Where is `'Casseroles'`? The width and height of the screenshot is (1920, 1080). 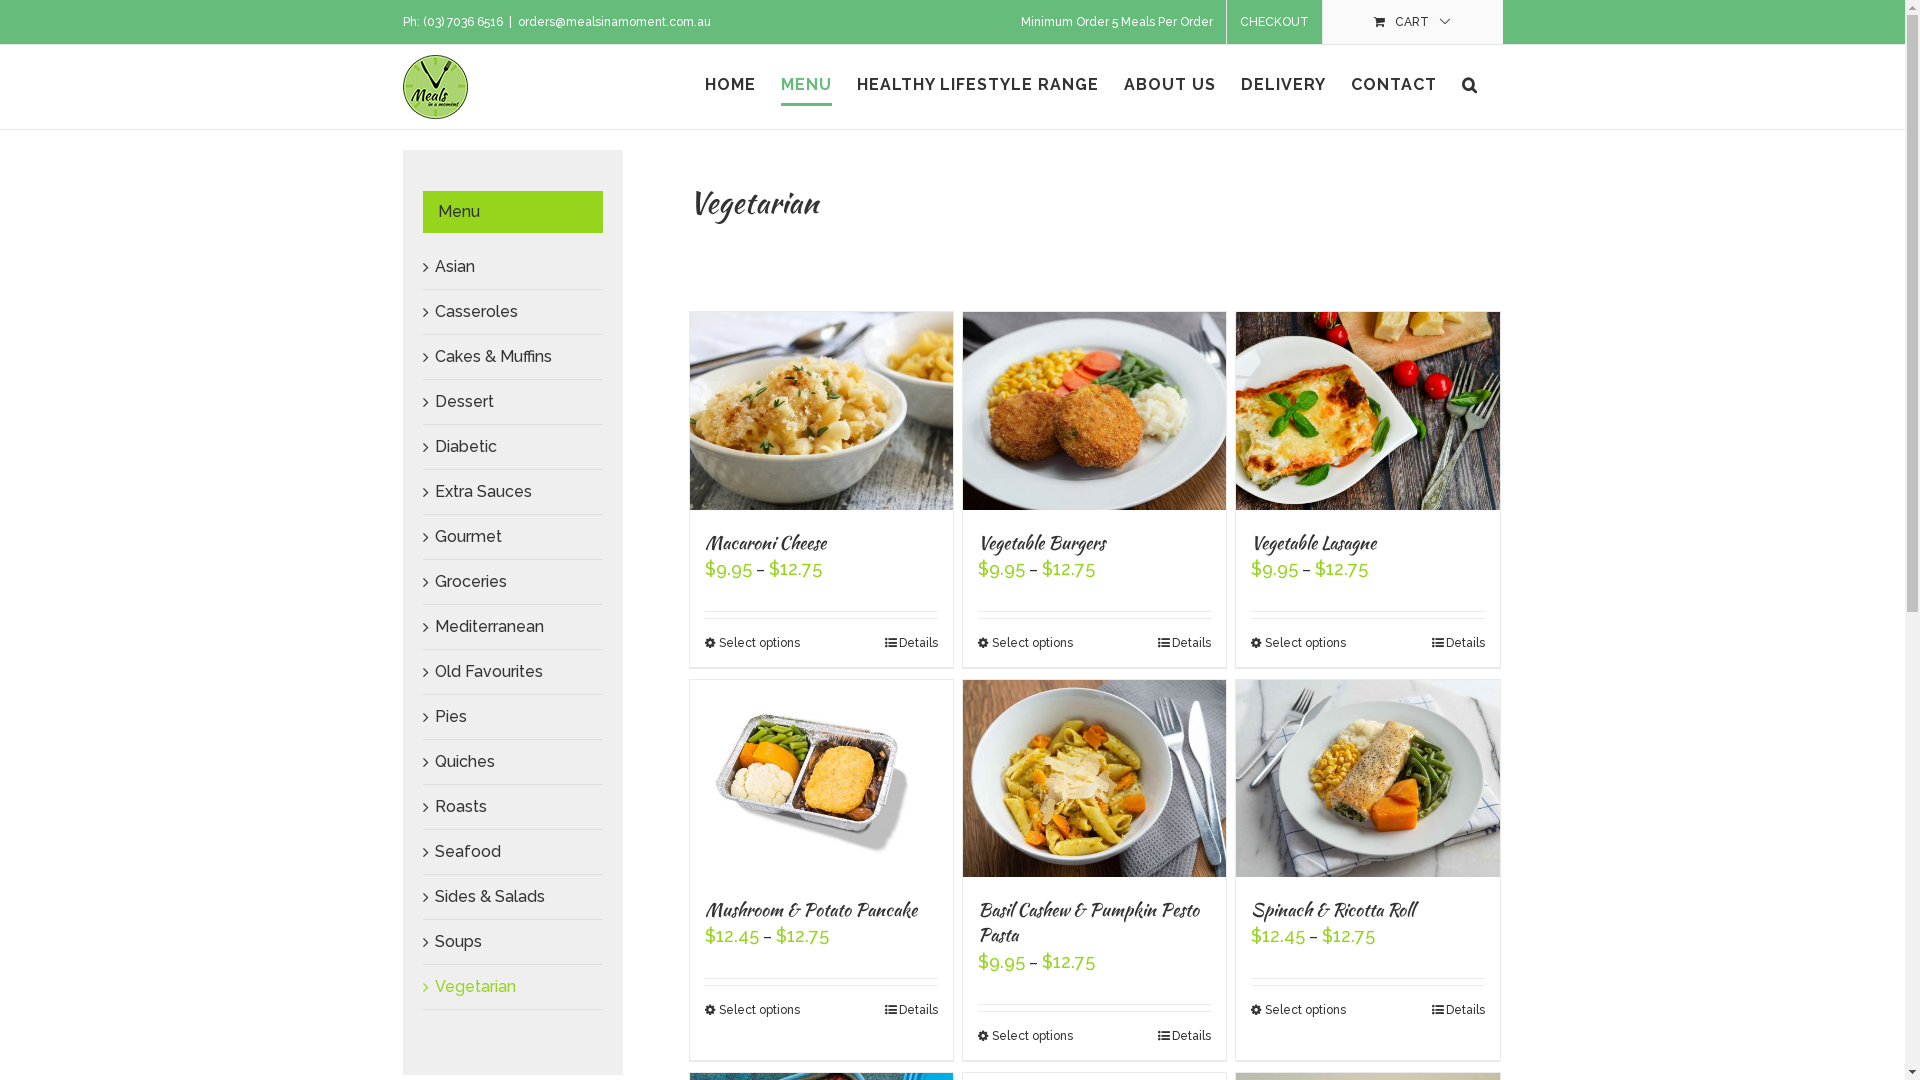
'Casseroles' is located at coordinates (474, 311).